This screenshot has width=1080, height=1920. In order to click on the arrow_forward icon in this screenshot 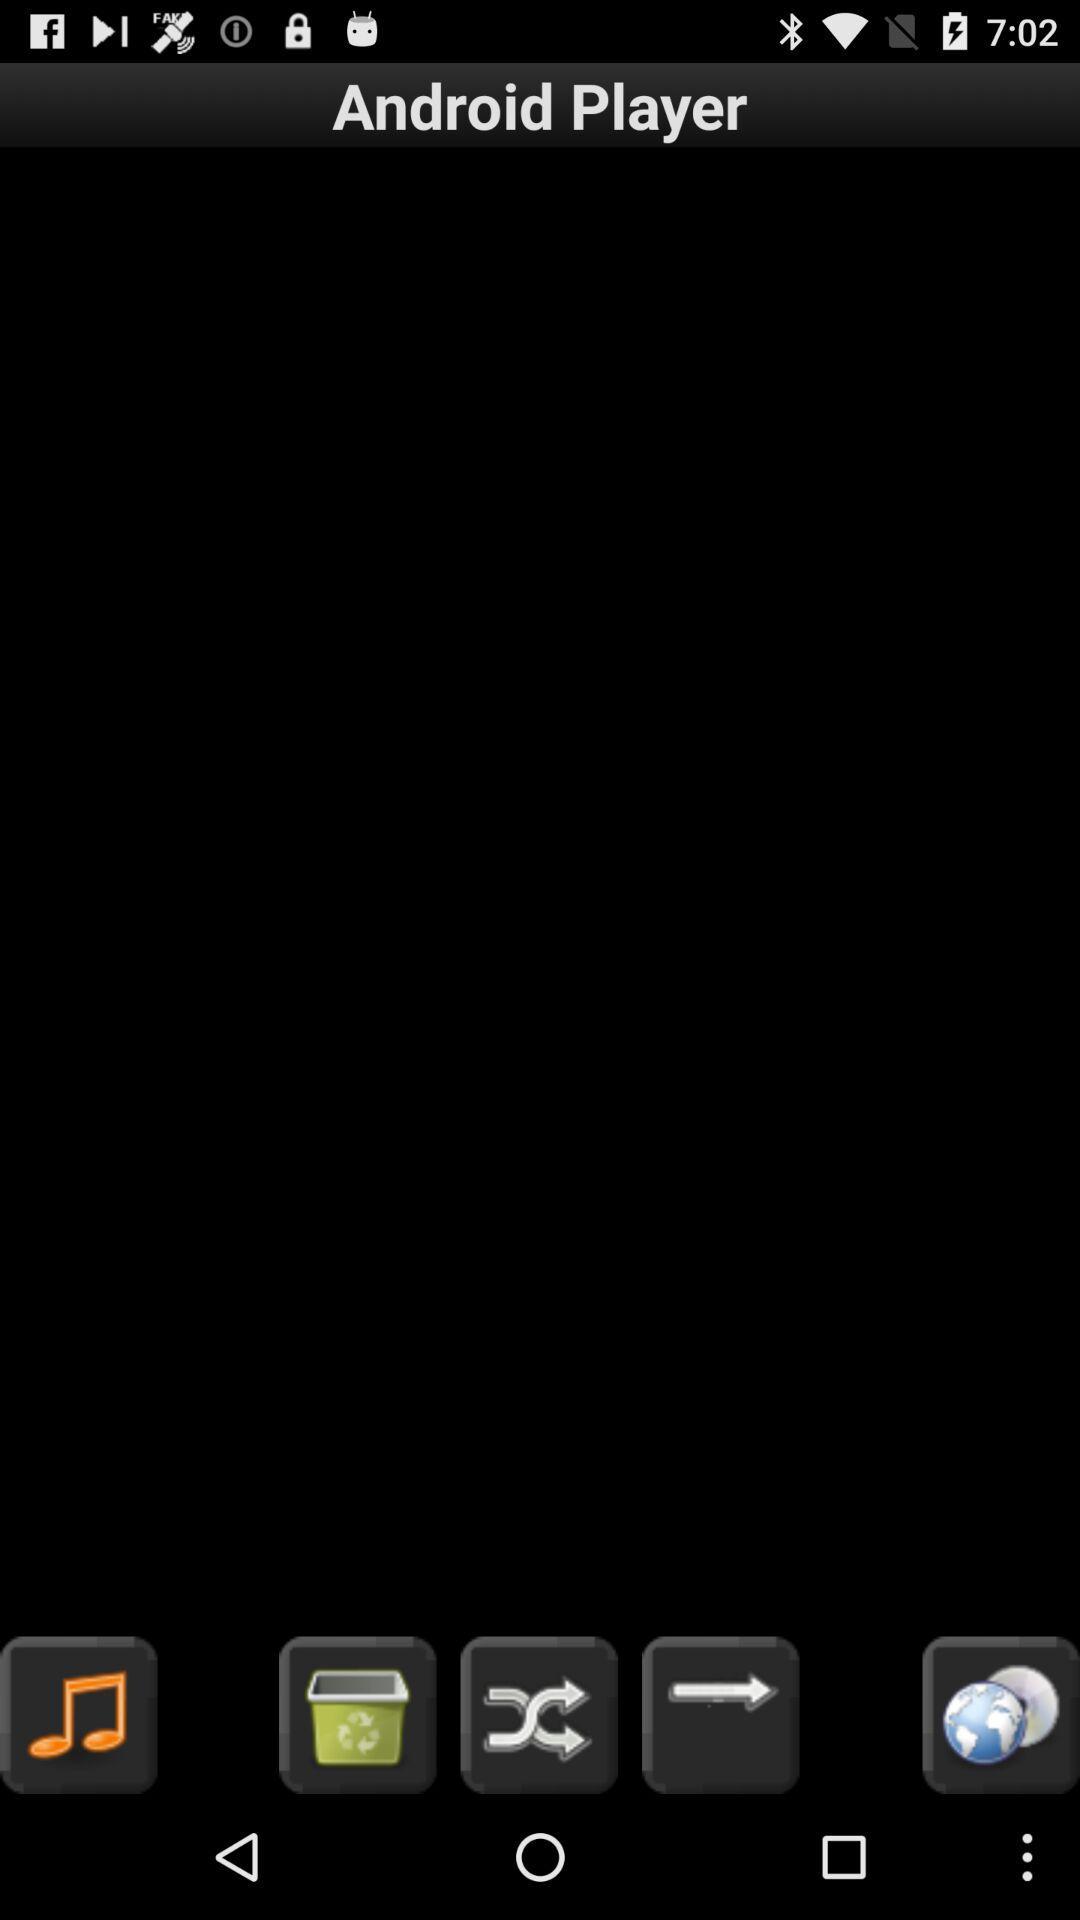, I will do `click(720, 1835)`.